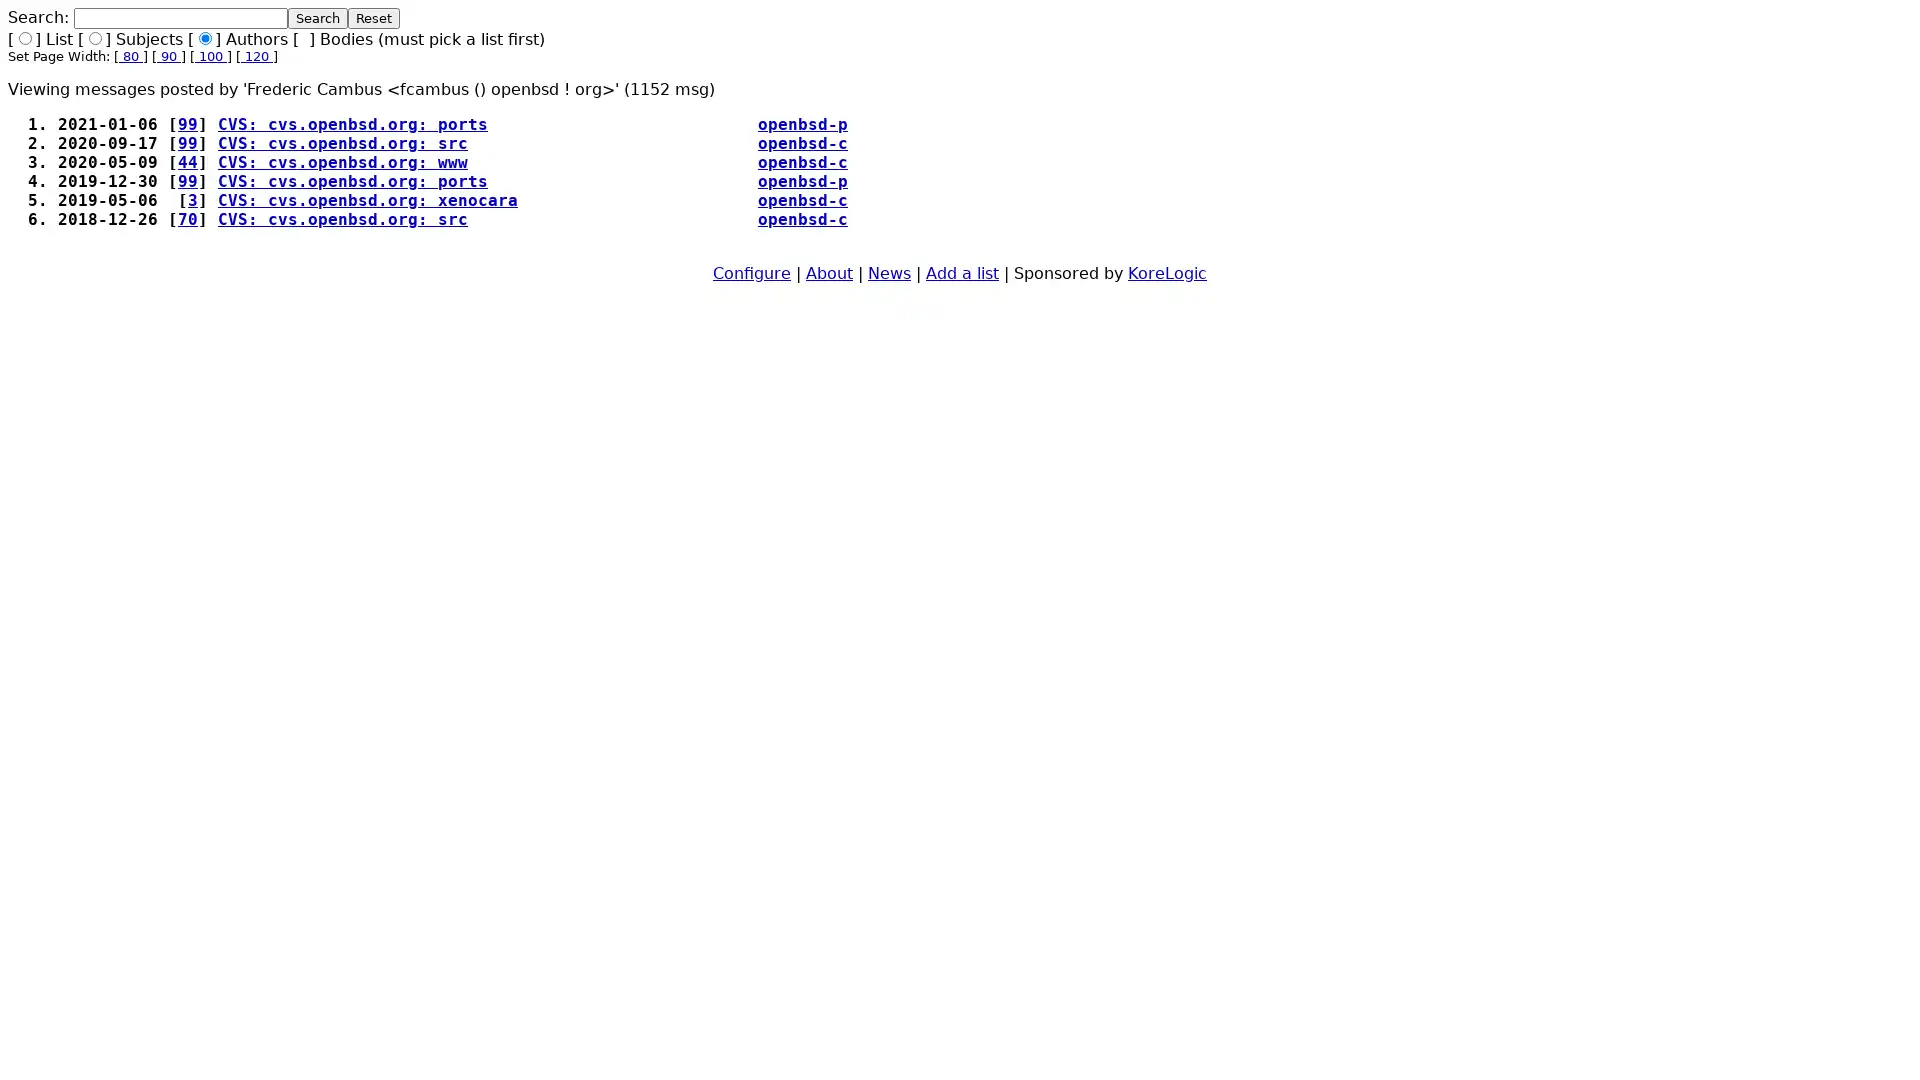 The image size is (1920, 1080). What do you see at coordinates (374, 18) in the screenshot?
I see `Reset` at bounding box center [374, 18].